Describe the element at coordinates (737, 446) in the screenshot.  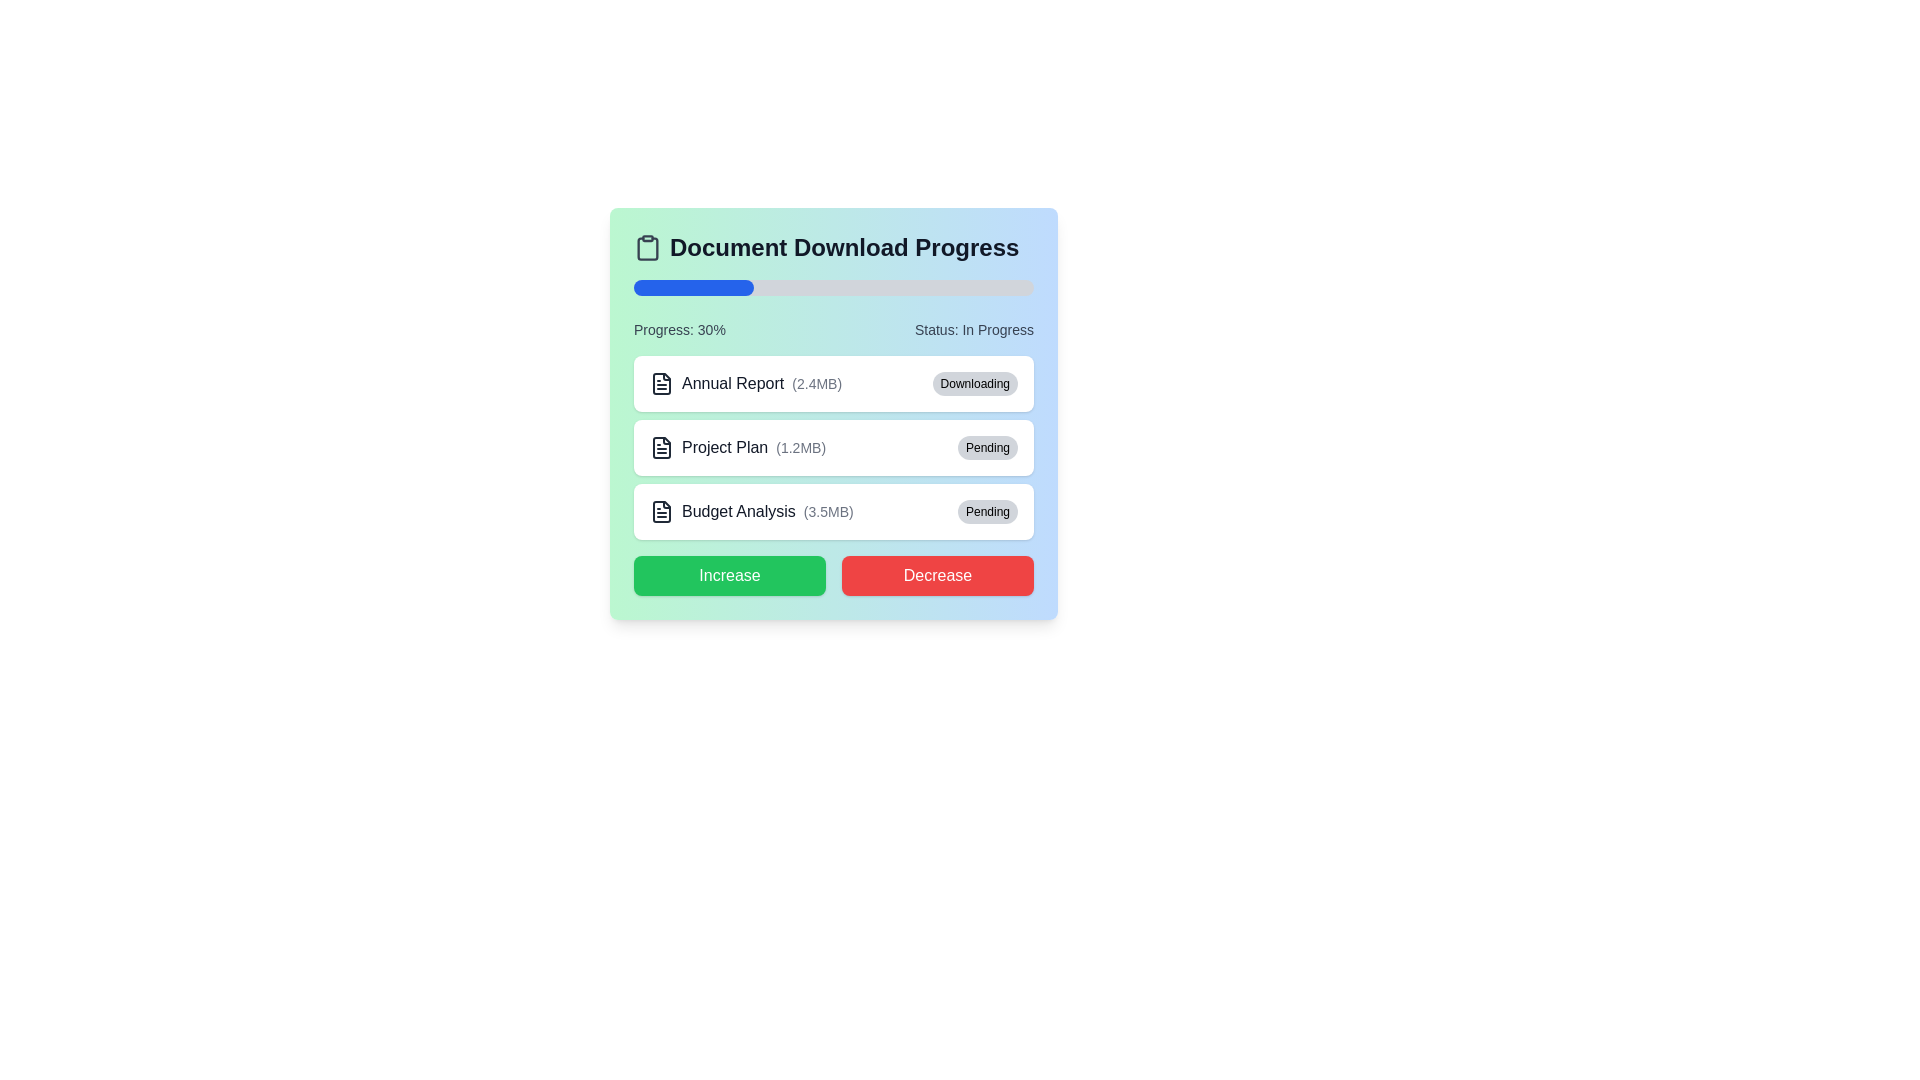
I see `the label indicating the downloadable file named 'Project Plan' with a size of 1.2MB, located in the 'Document Download Progress' panel between 'Annual Report' and 'Budget Analysis'` at that location.